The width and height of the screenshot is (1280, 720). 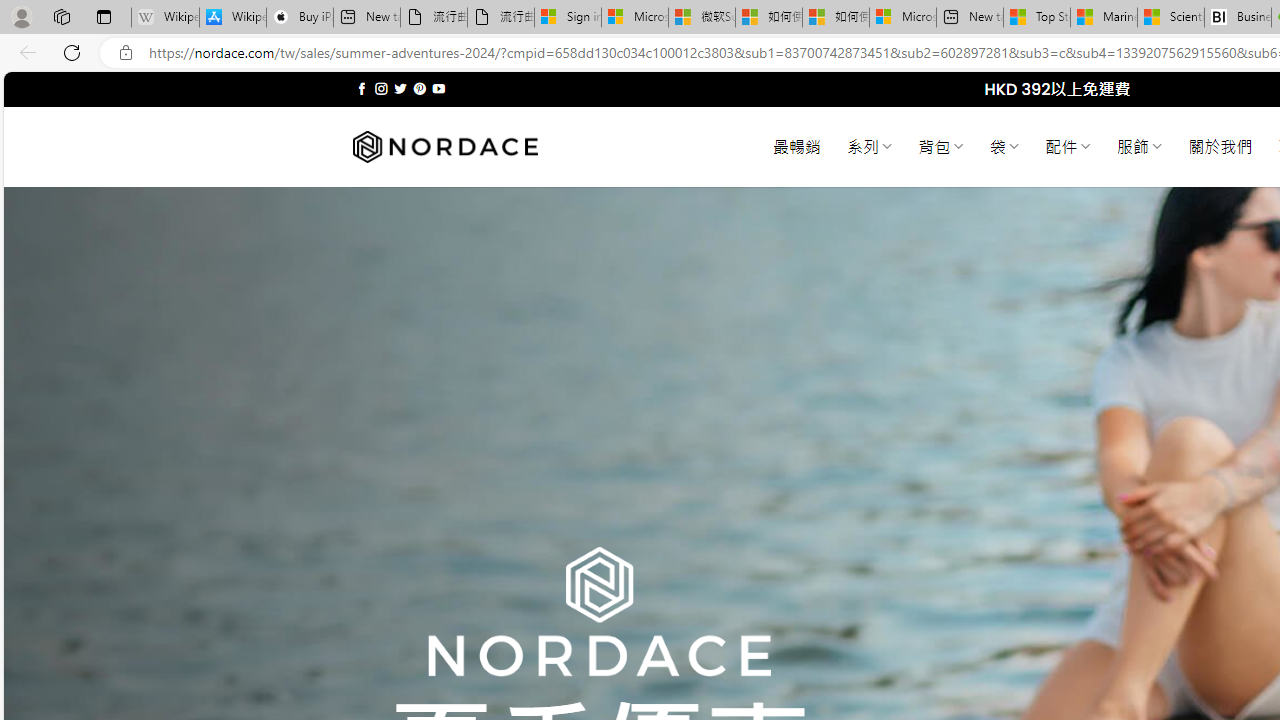 What do you see at coordinates (438, 88) in the screenshot?
I see `'Follow on YouTube'` at bounding box center [438, 88].